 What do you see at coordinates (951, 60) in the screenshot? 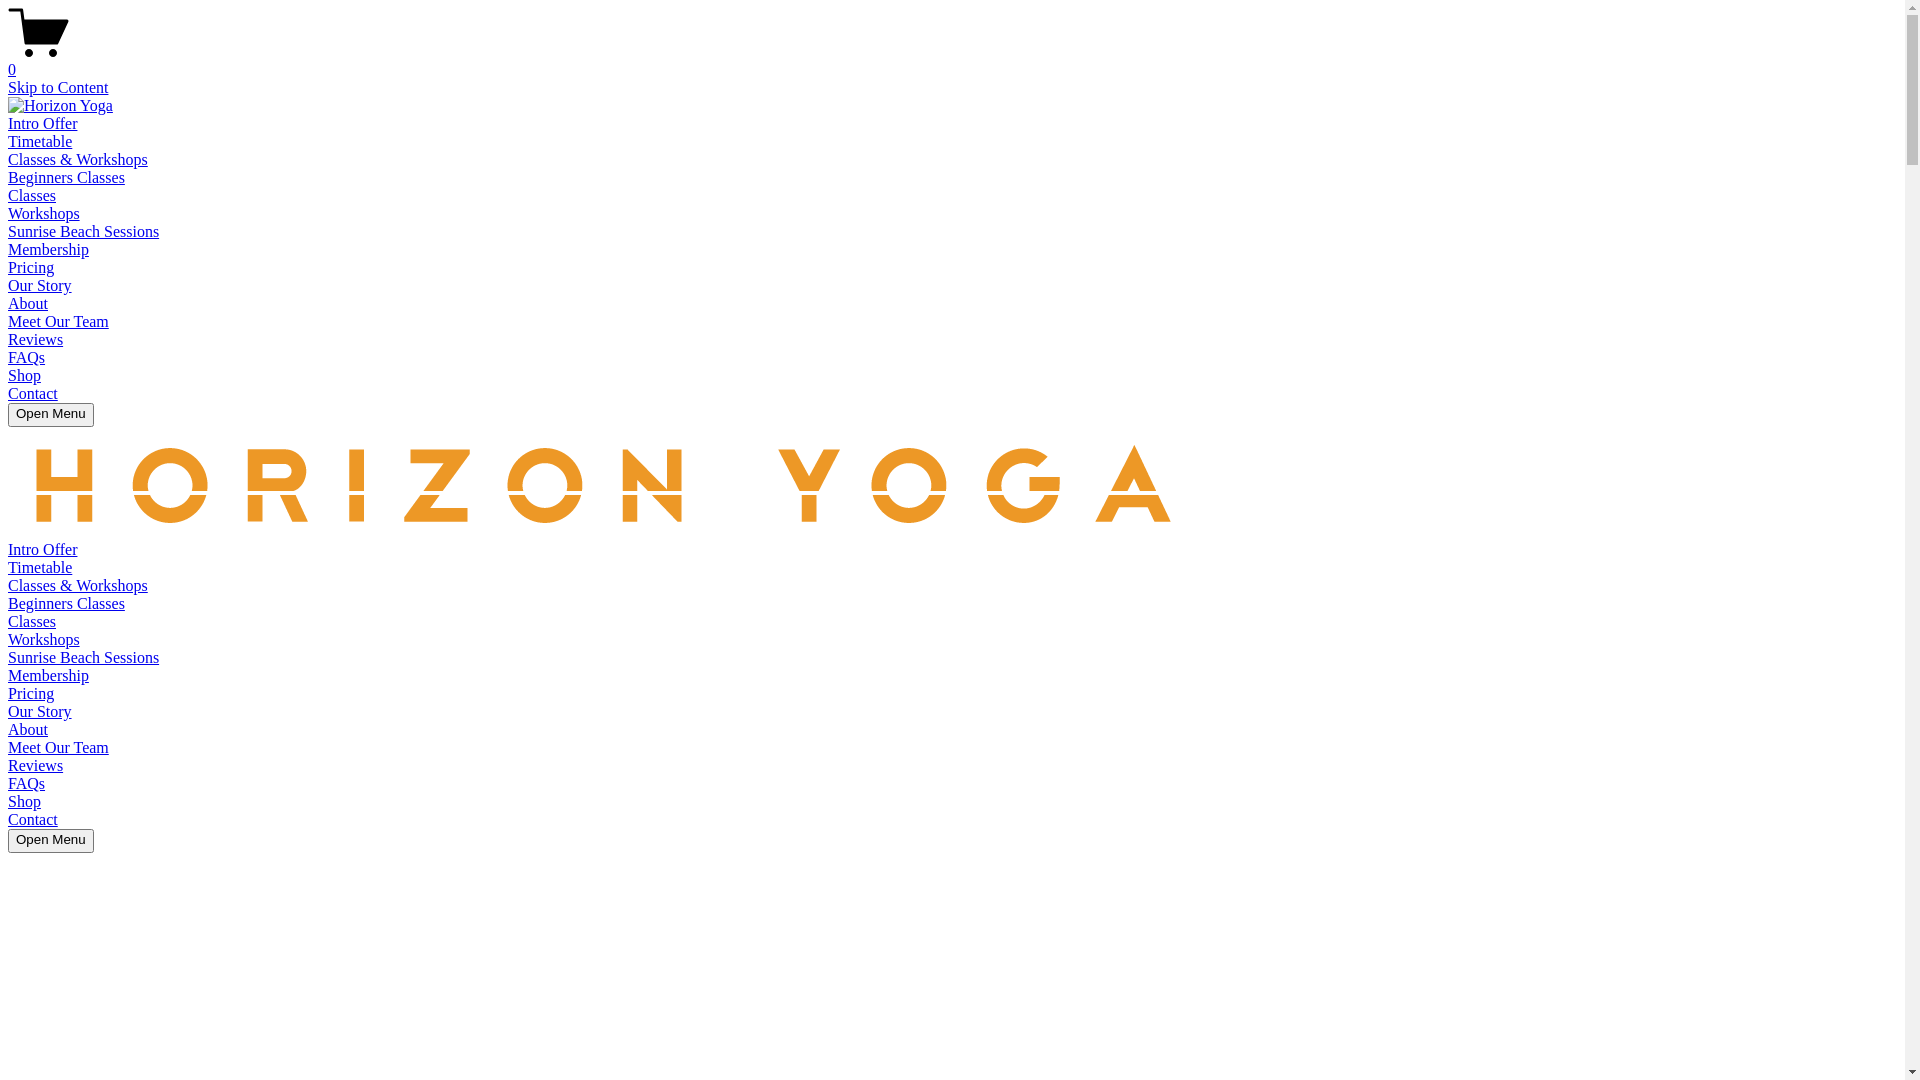
I see `'0'` at bounding box center [951, 60].